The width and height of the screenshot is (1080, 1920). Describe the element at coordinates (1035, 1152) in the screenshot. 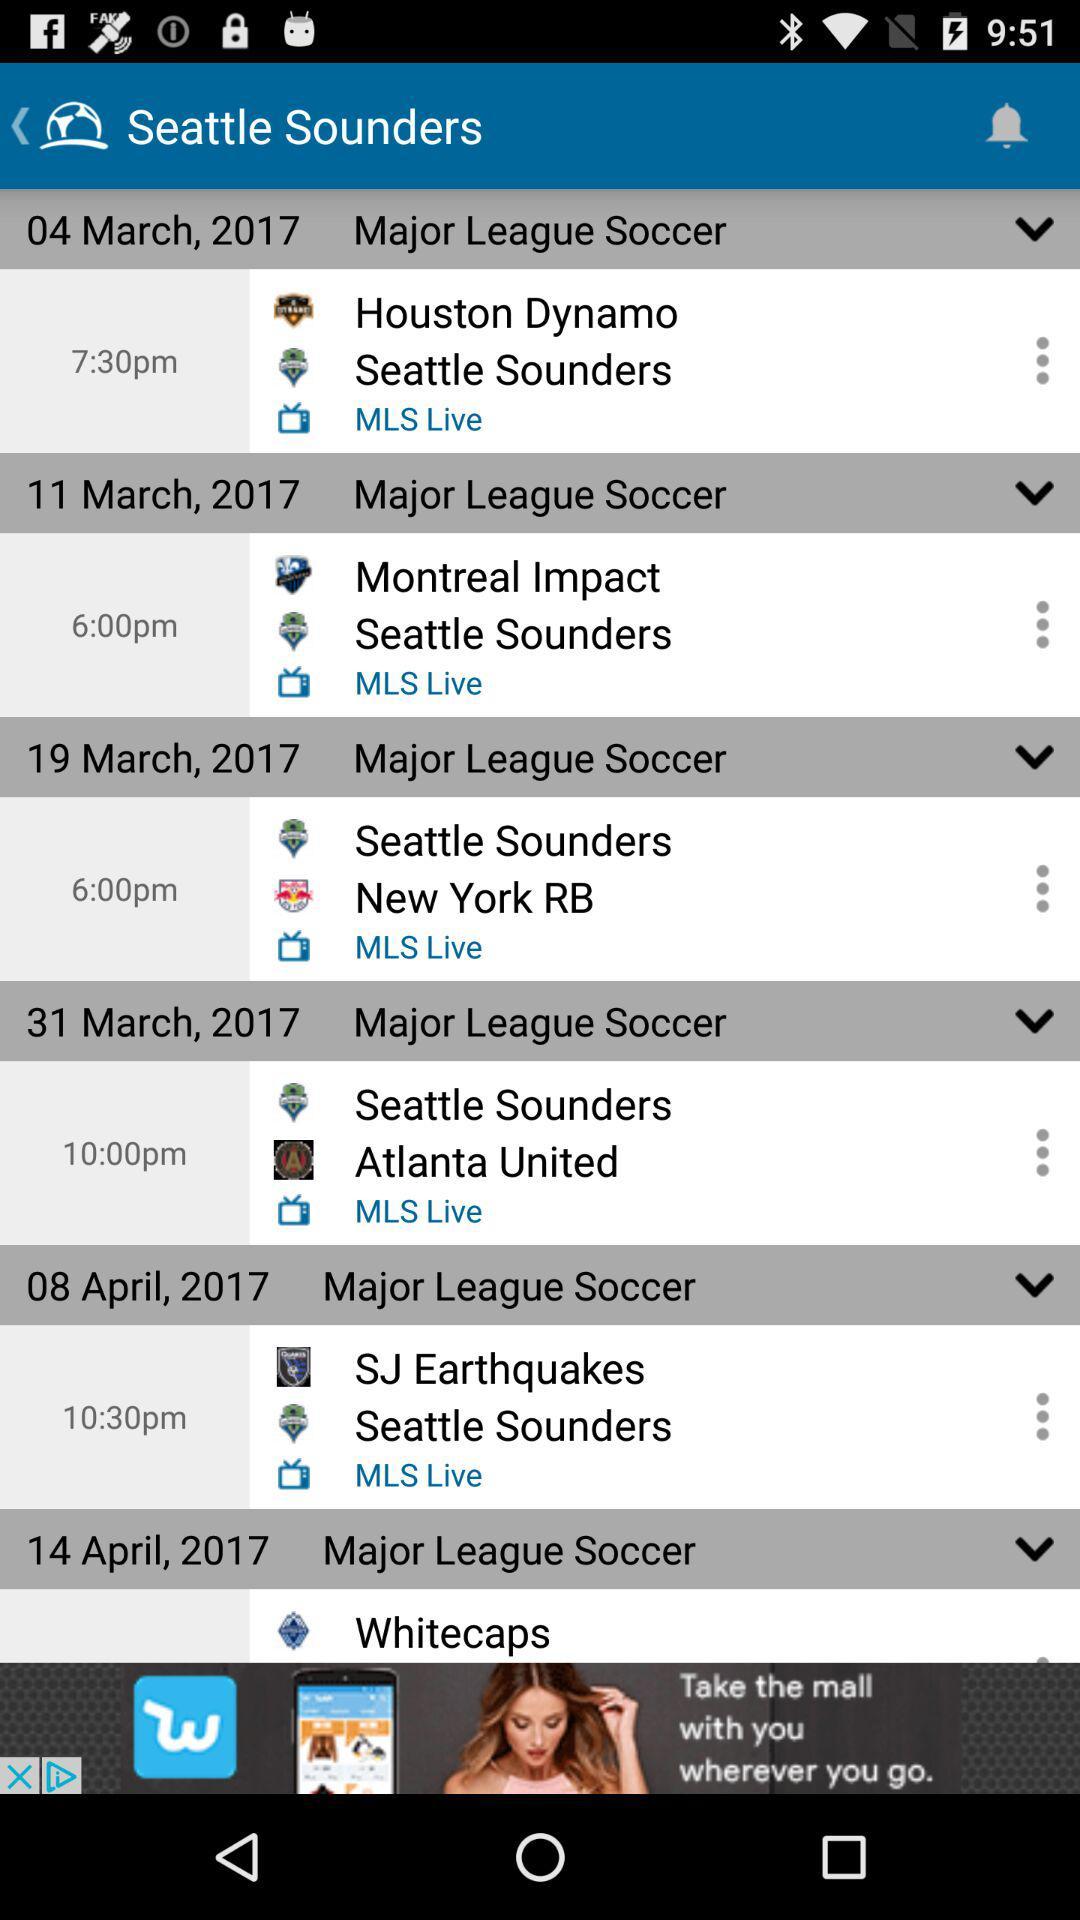

I see `open mls options` at that location.